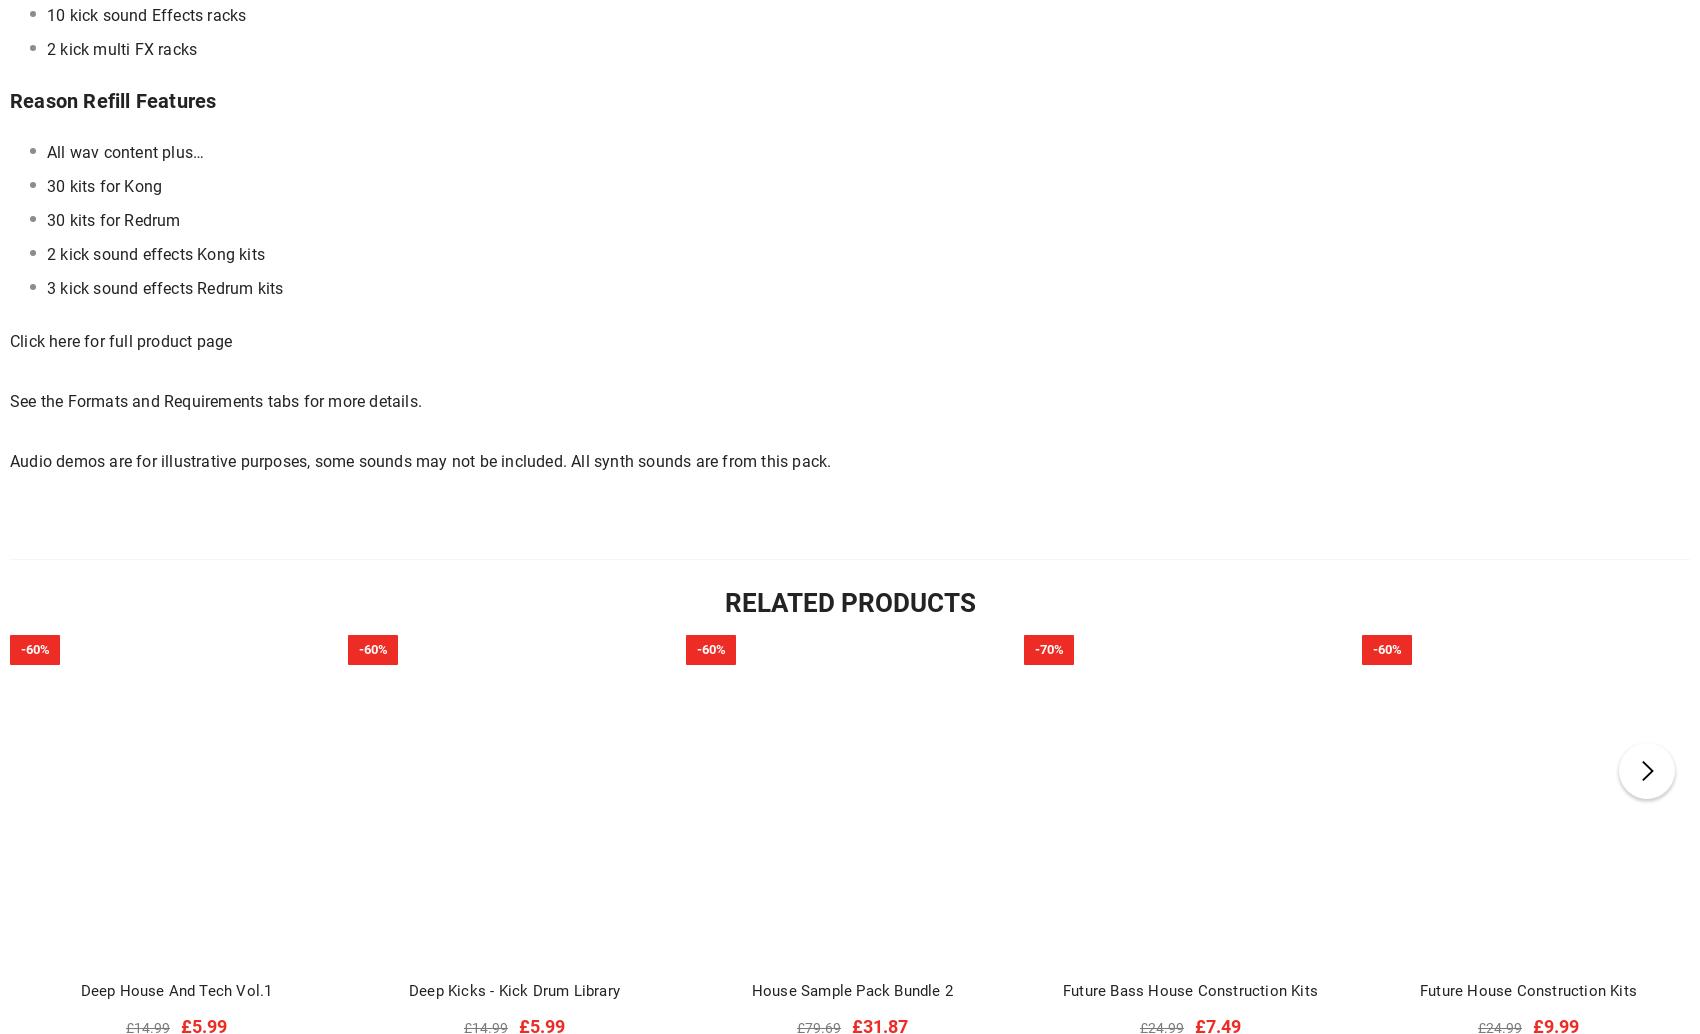  What do you see at coordinates (112, 101) in the screenshot?
I see `'Reason Refill Features'` at bounding box center [112, 101].